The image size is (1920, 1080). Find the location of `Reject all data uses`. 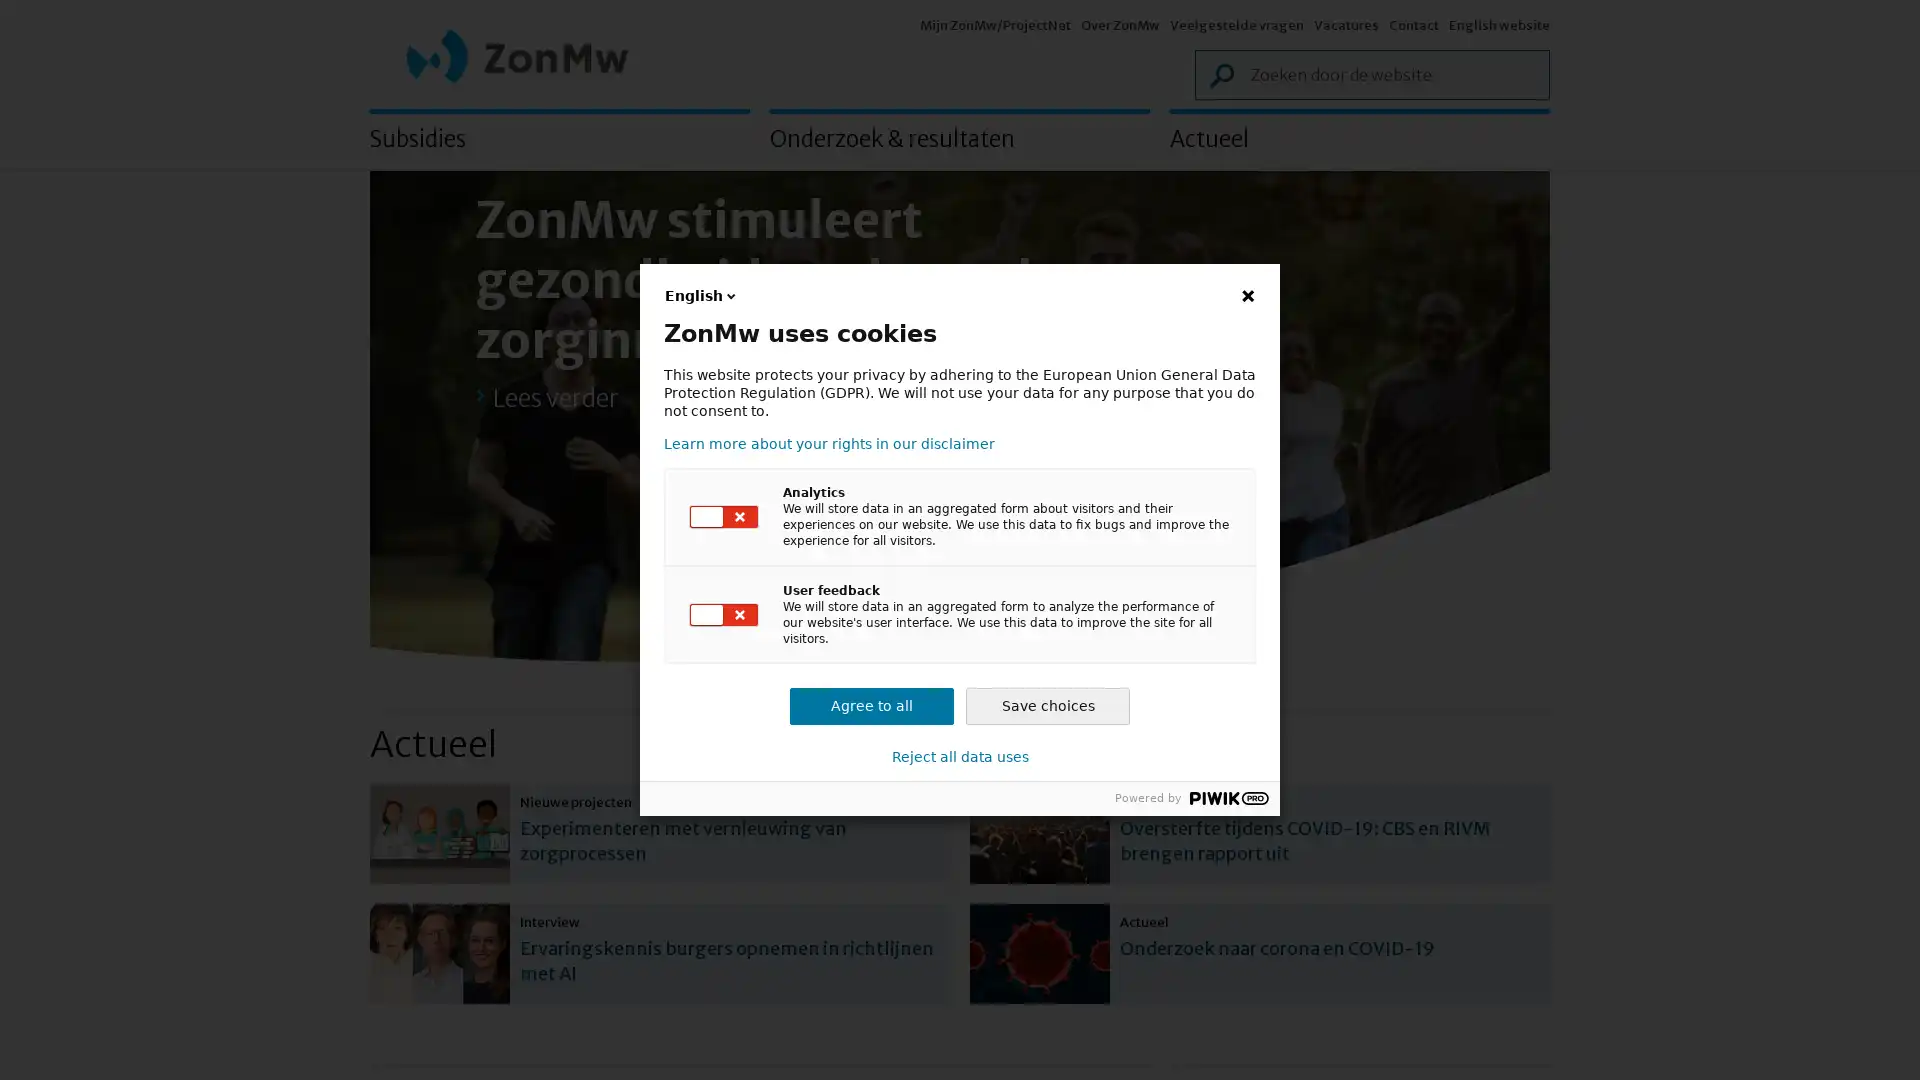

Reject all data uses is located at coordinates (958, 756).